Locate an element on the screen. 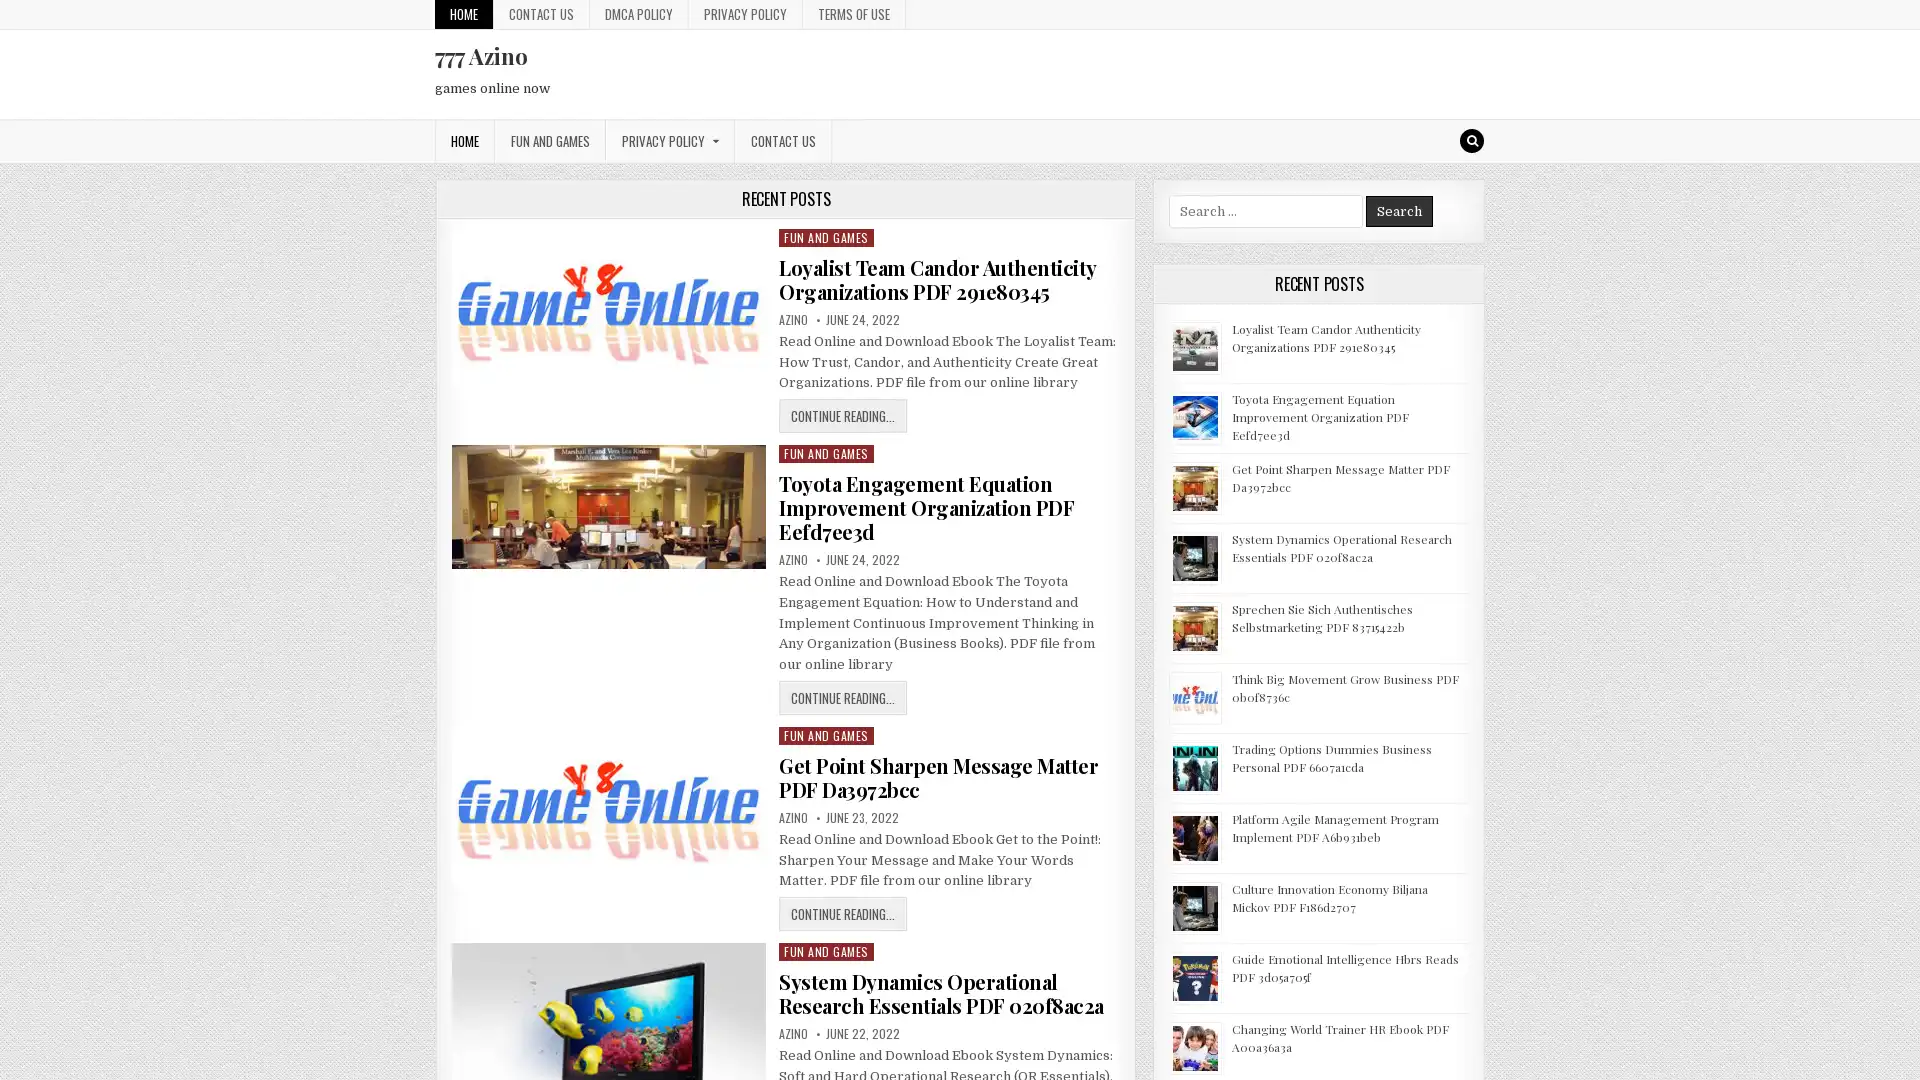 This screenshot has width=1920, height=1080. Search is located at coordinates (1398, 211).